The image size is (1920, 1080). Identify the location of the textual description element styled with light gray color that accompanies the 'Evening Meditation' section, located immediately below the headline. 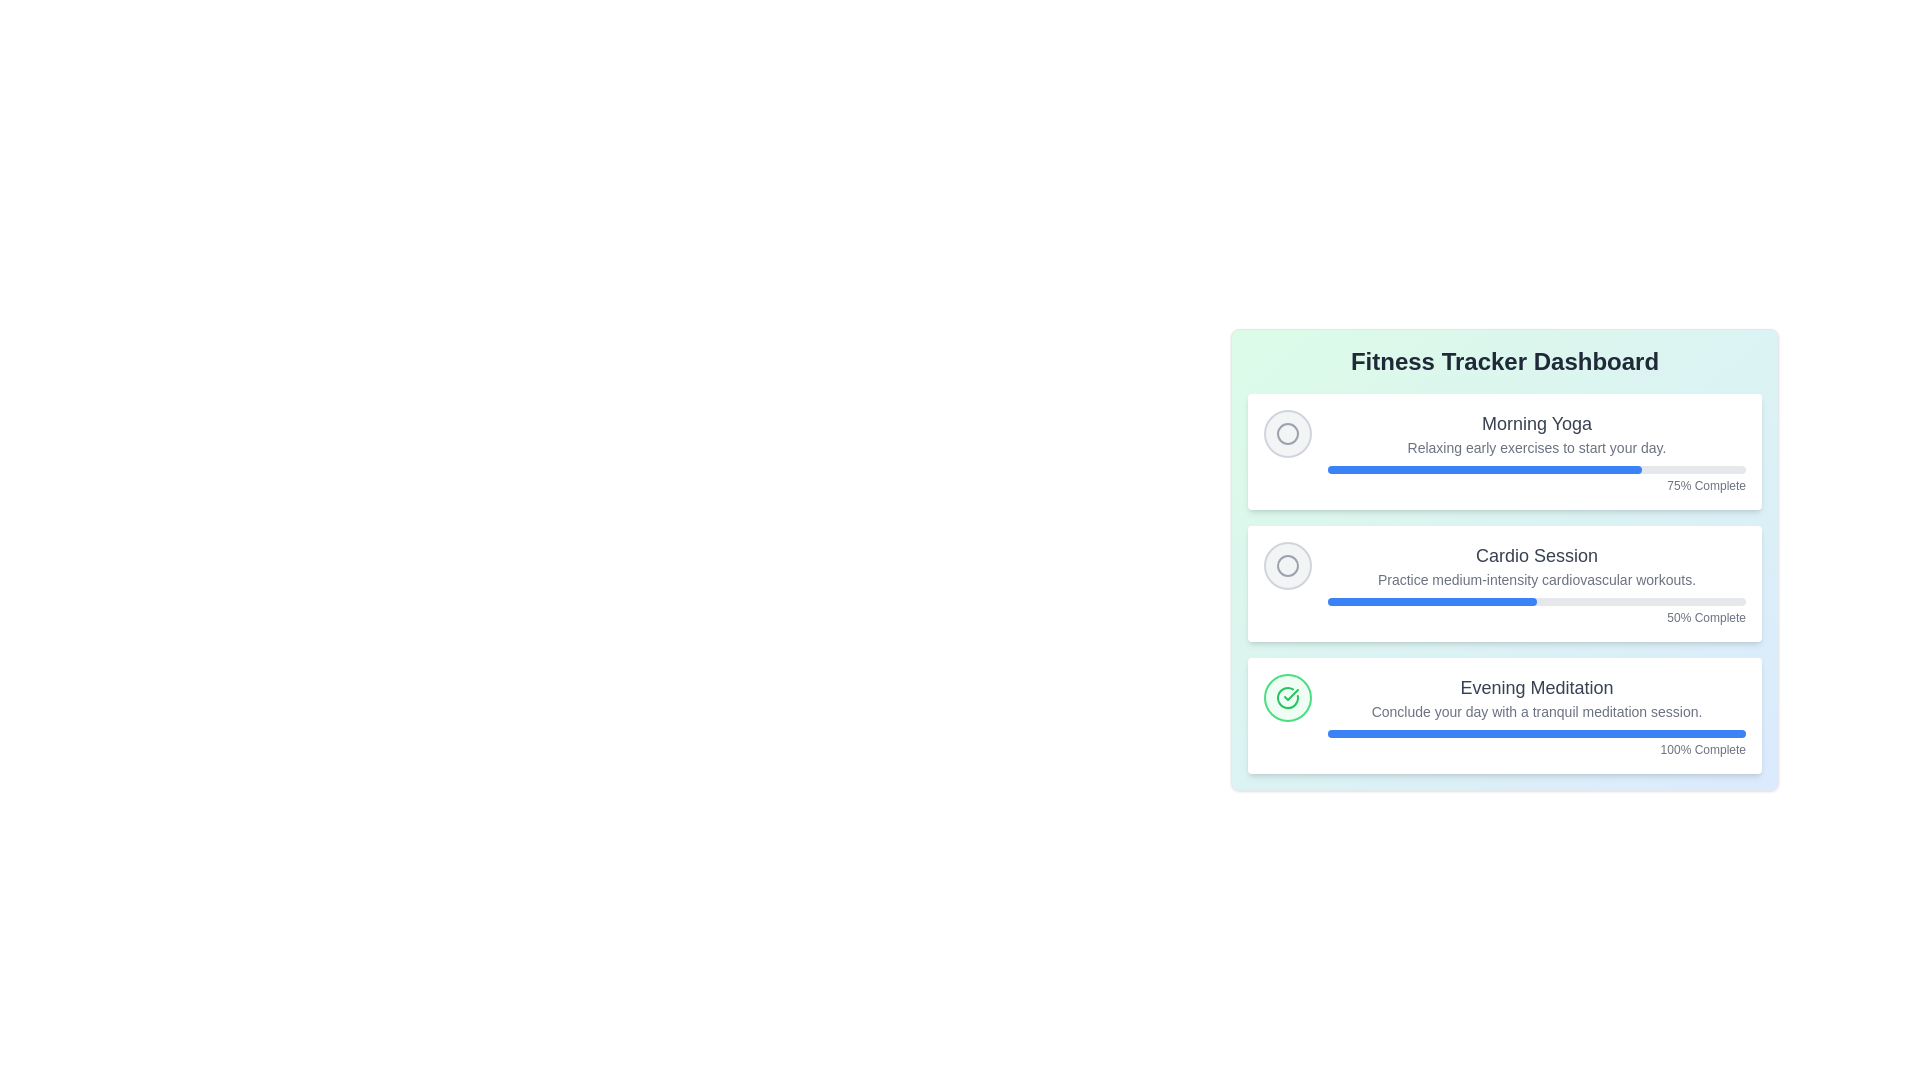
(1535, 711).